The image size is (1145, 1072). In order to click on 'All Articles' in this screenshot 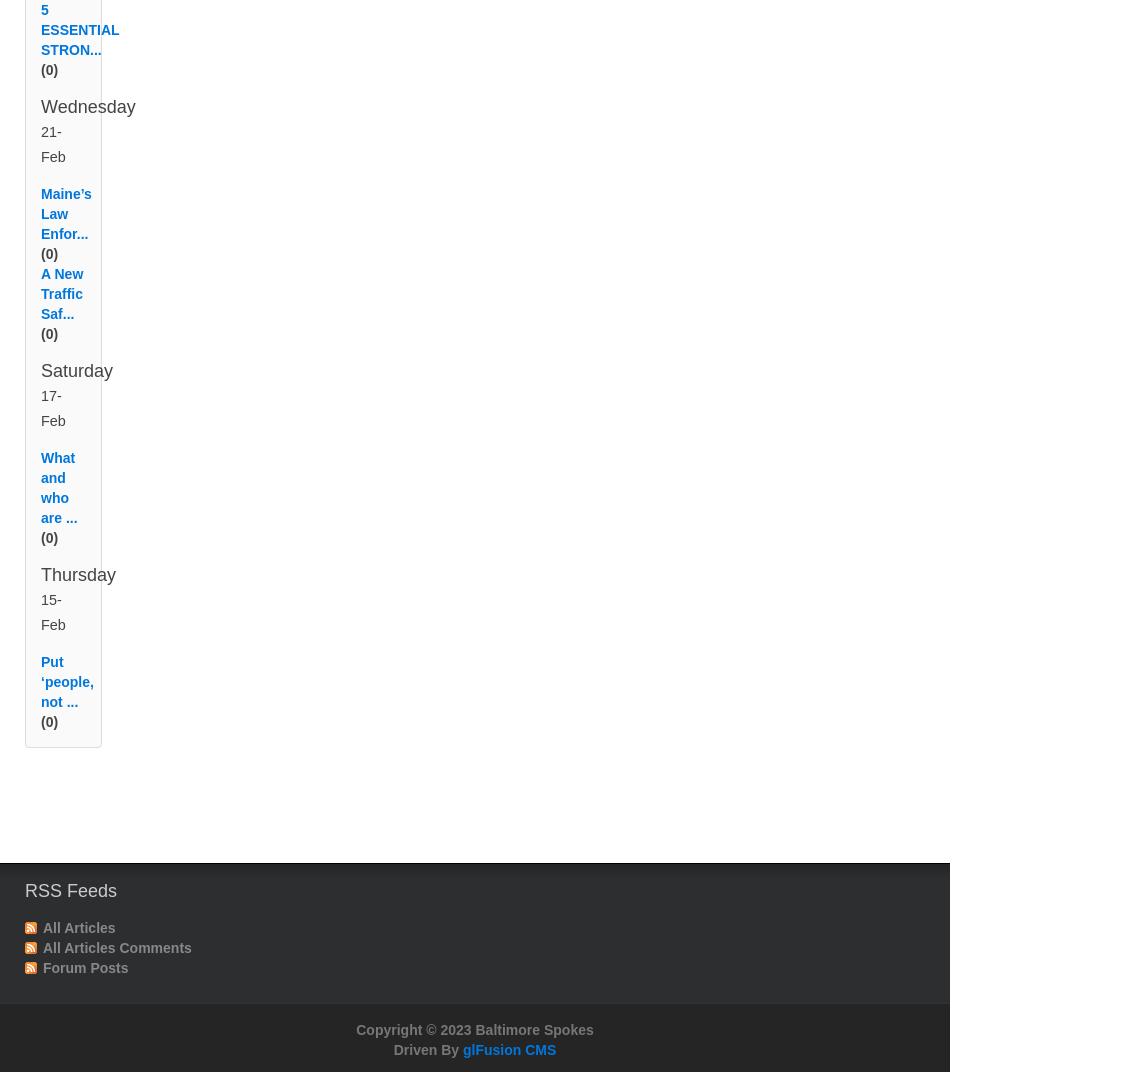, I will do `click(79, 951)`.